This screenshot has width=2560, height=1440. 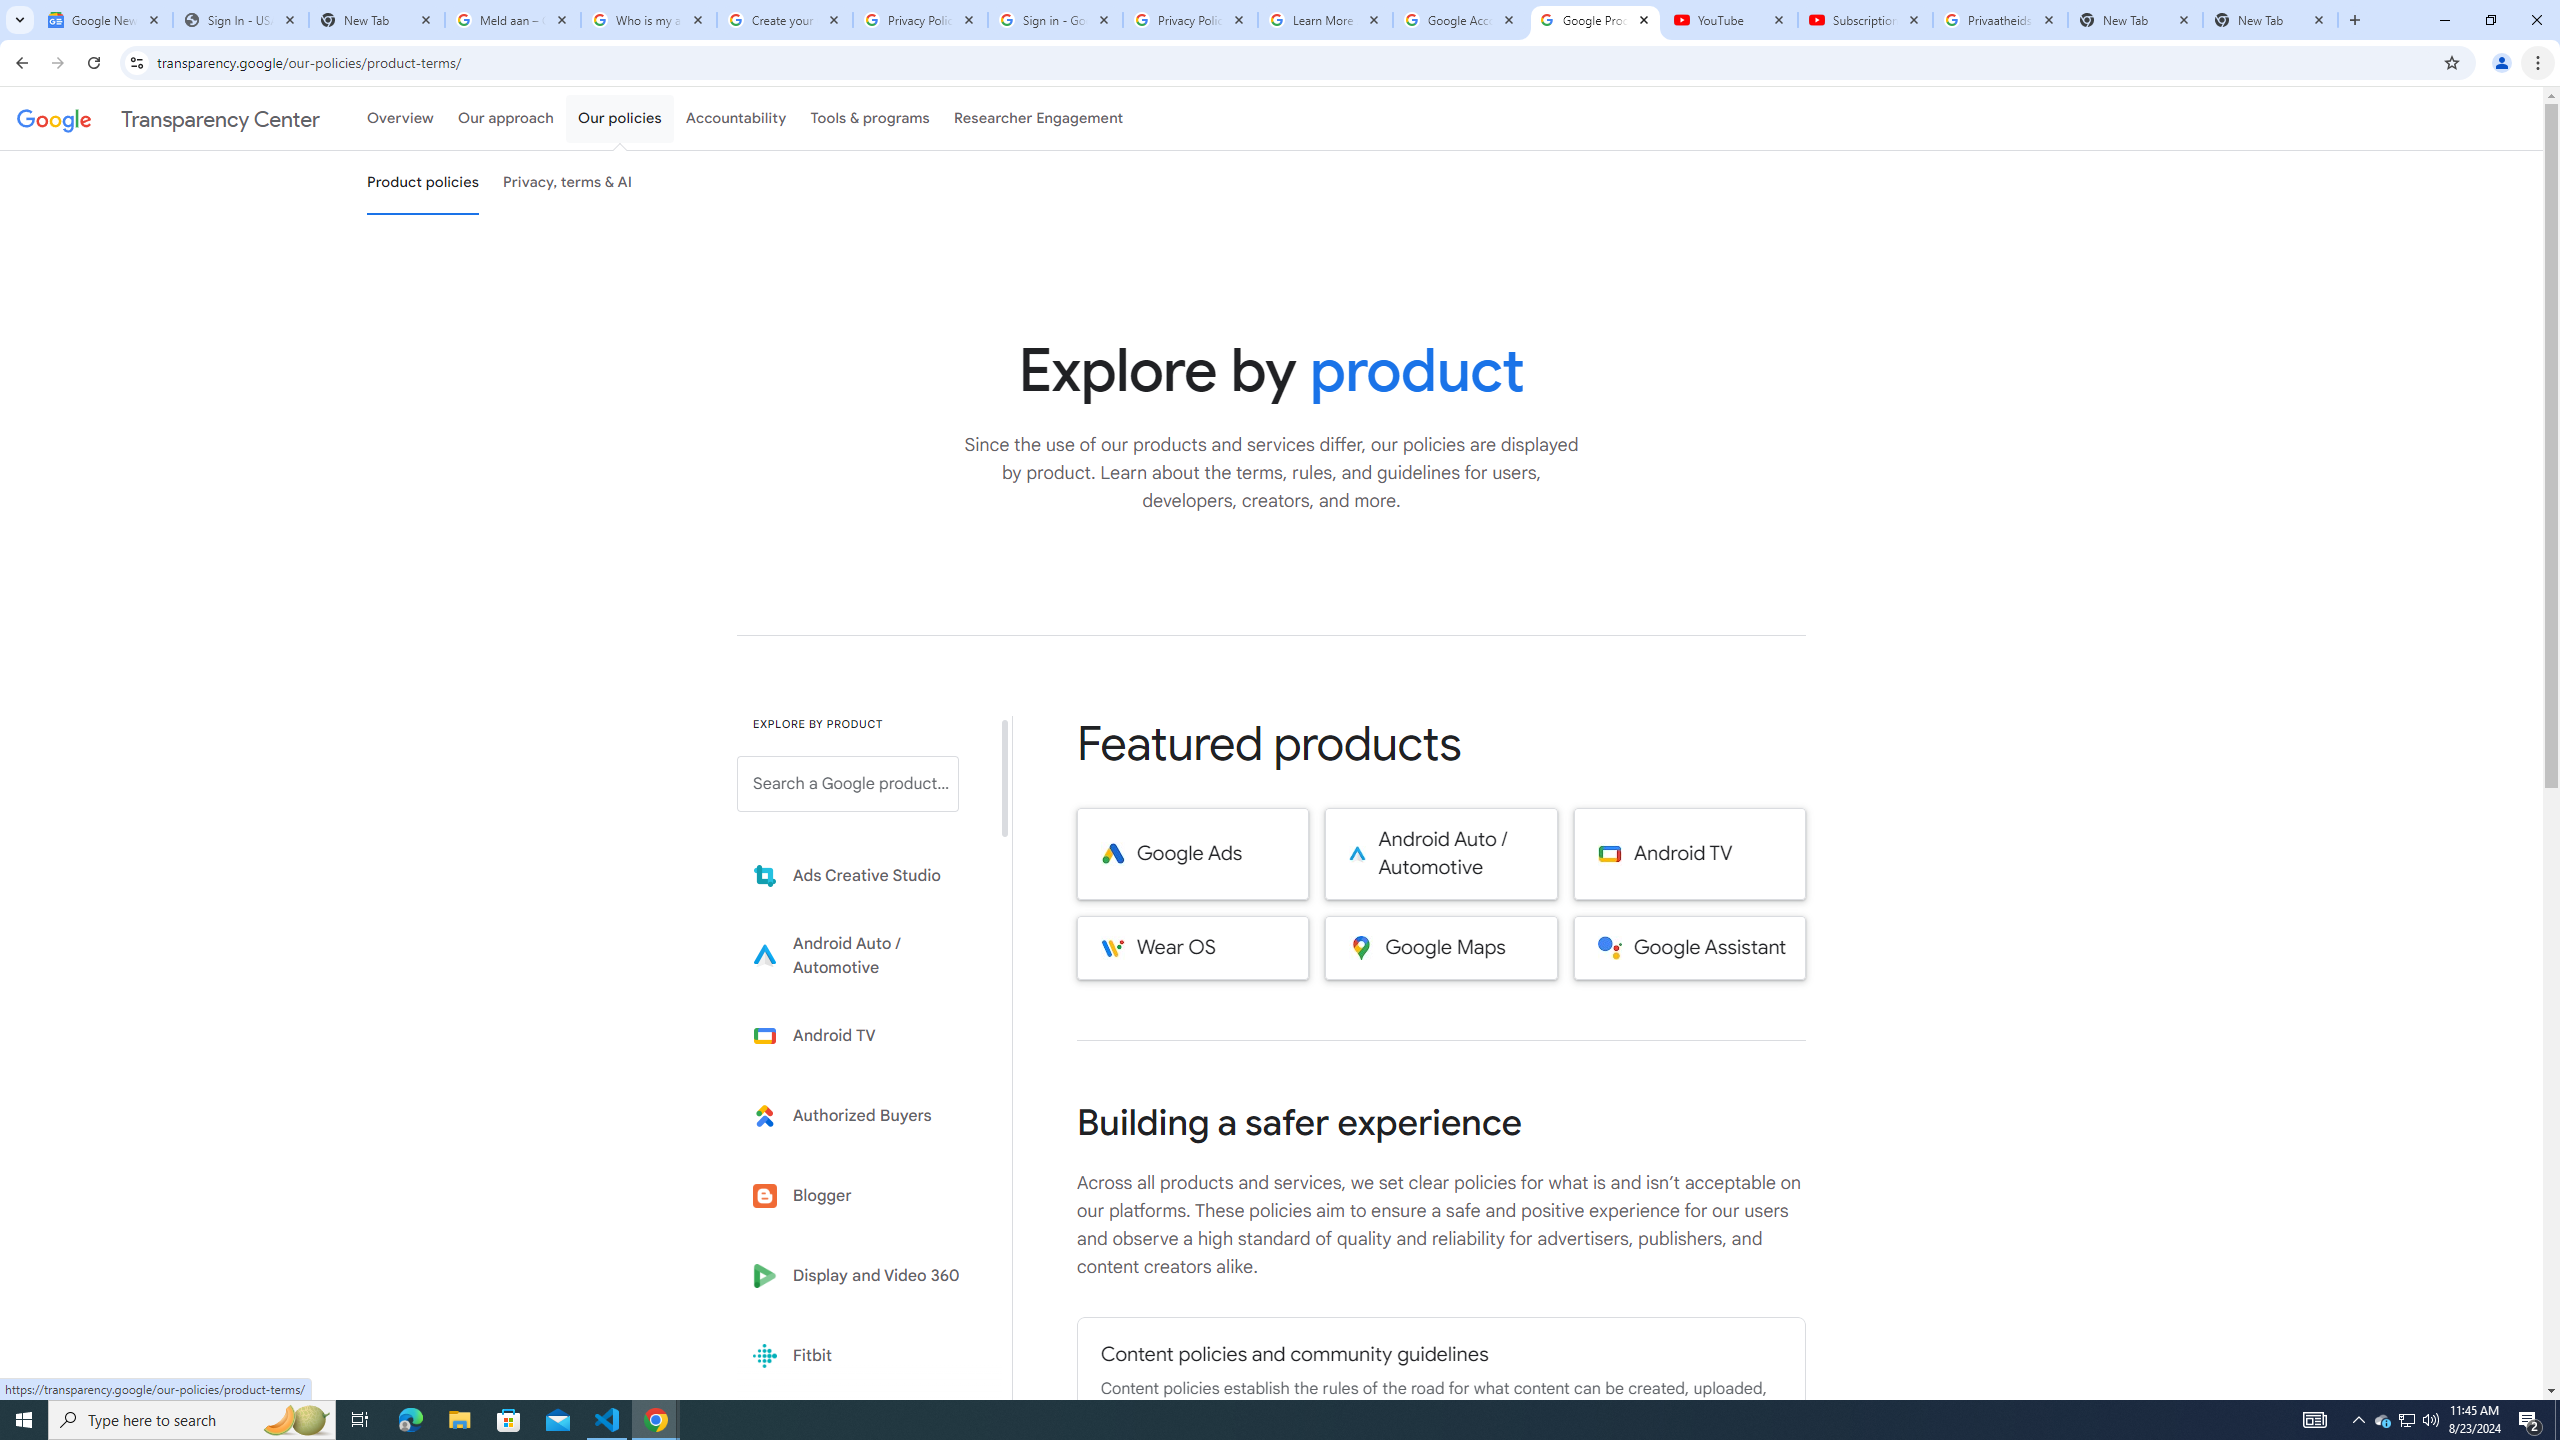 What do you see at coordinates (861, 1435) in the screenshot?
I see `'Kaggle'` at bounding box center [861, 1435].